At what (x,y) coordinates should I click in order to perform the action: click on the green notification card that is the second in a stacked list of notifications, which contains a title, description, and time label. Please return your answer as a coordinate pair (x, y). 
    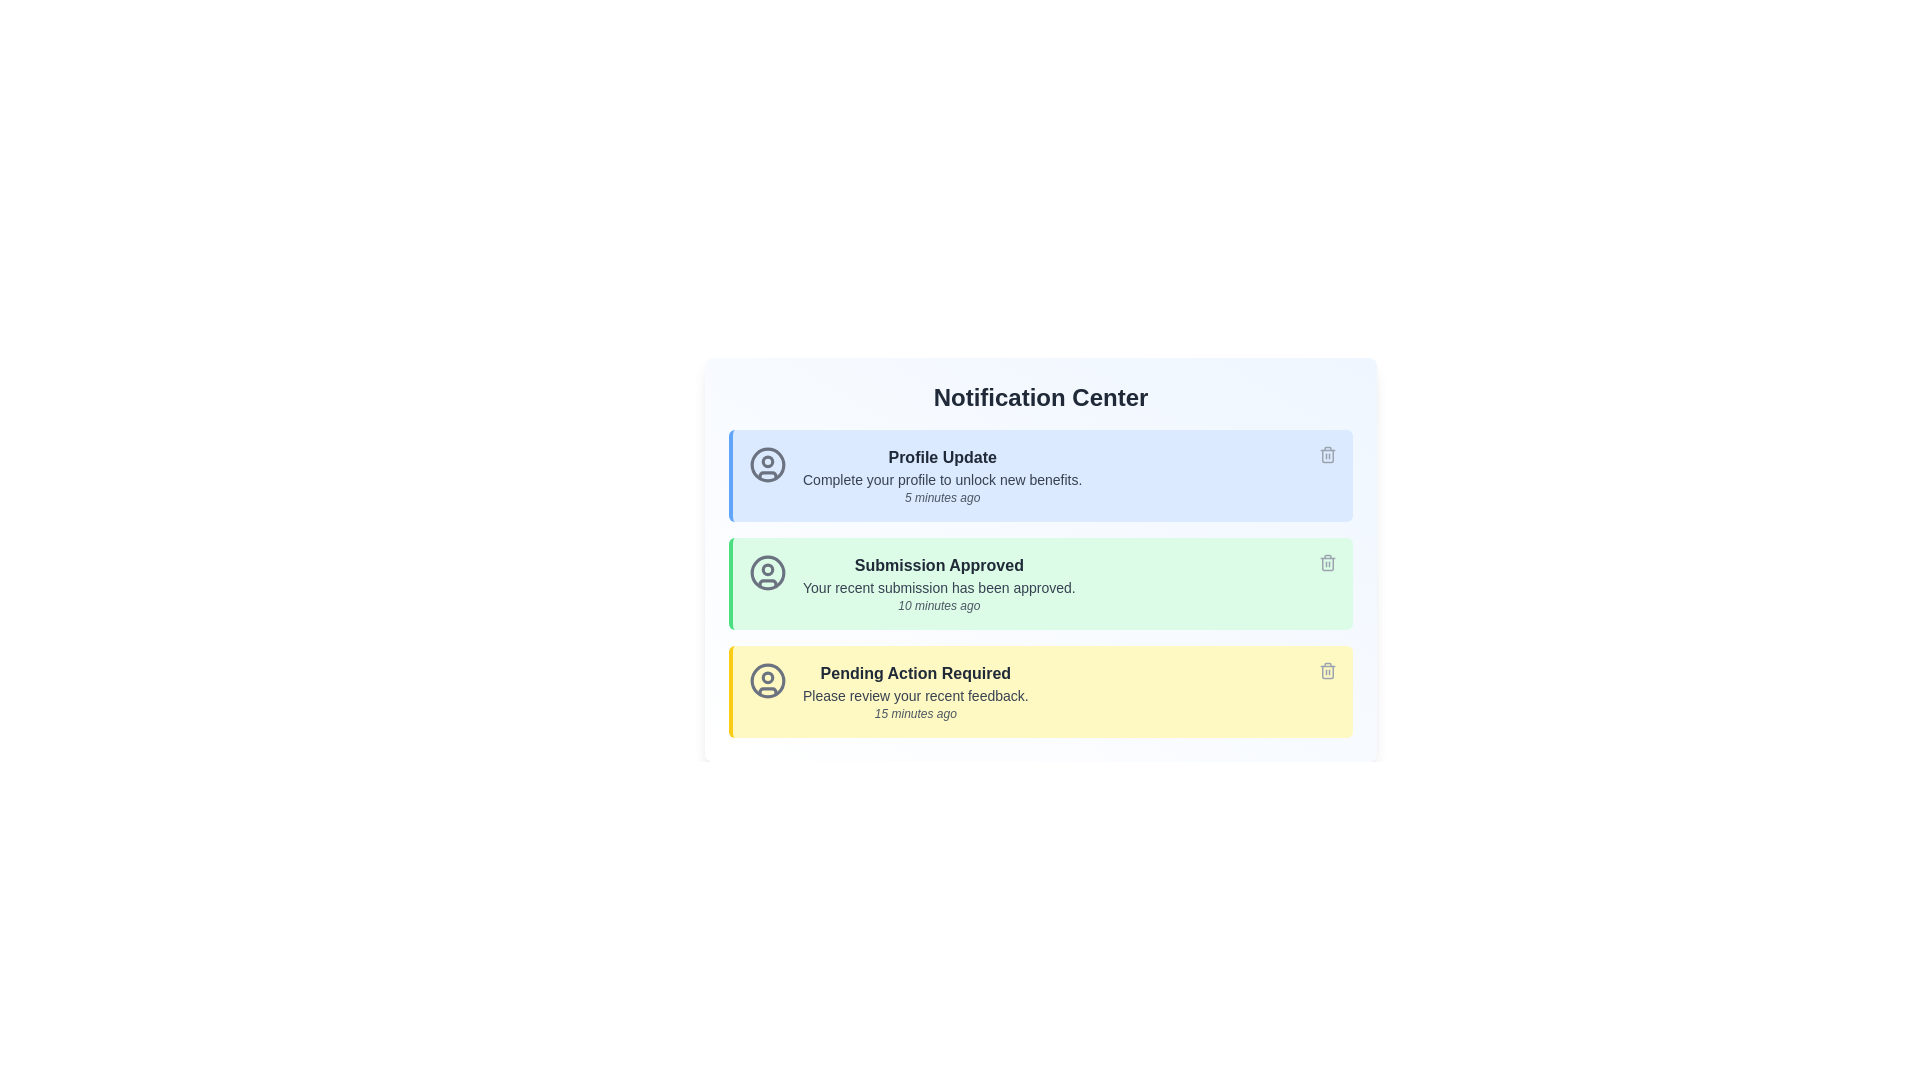
    Looking at the image, I should click on (1040, 583).